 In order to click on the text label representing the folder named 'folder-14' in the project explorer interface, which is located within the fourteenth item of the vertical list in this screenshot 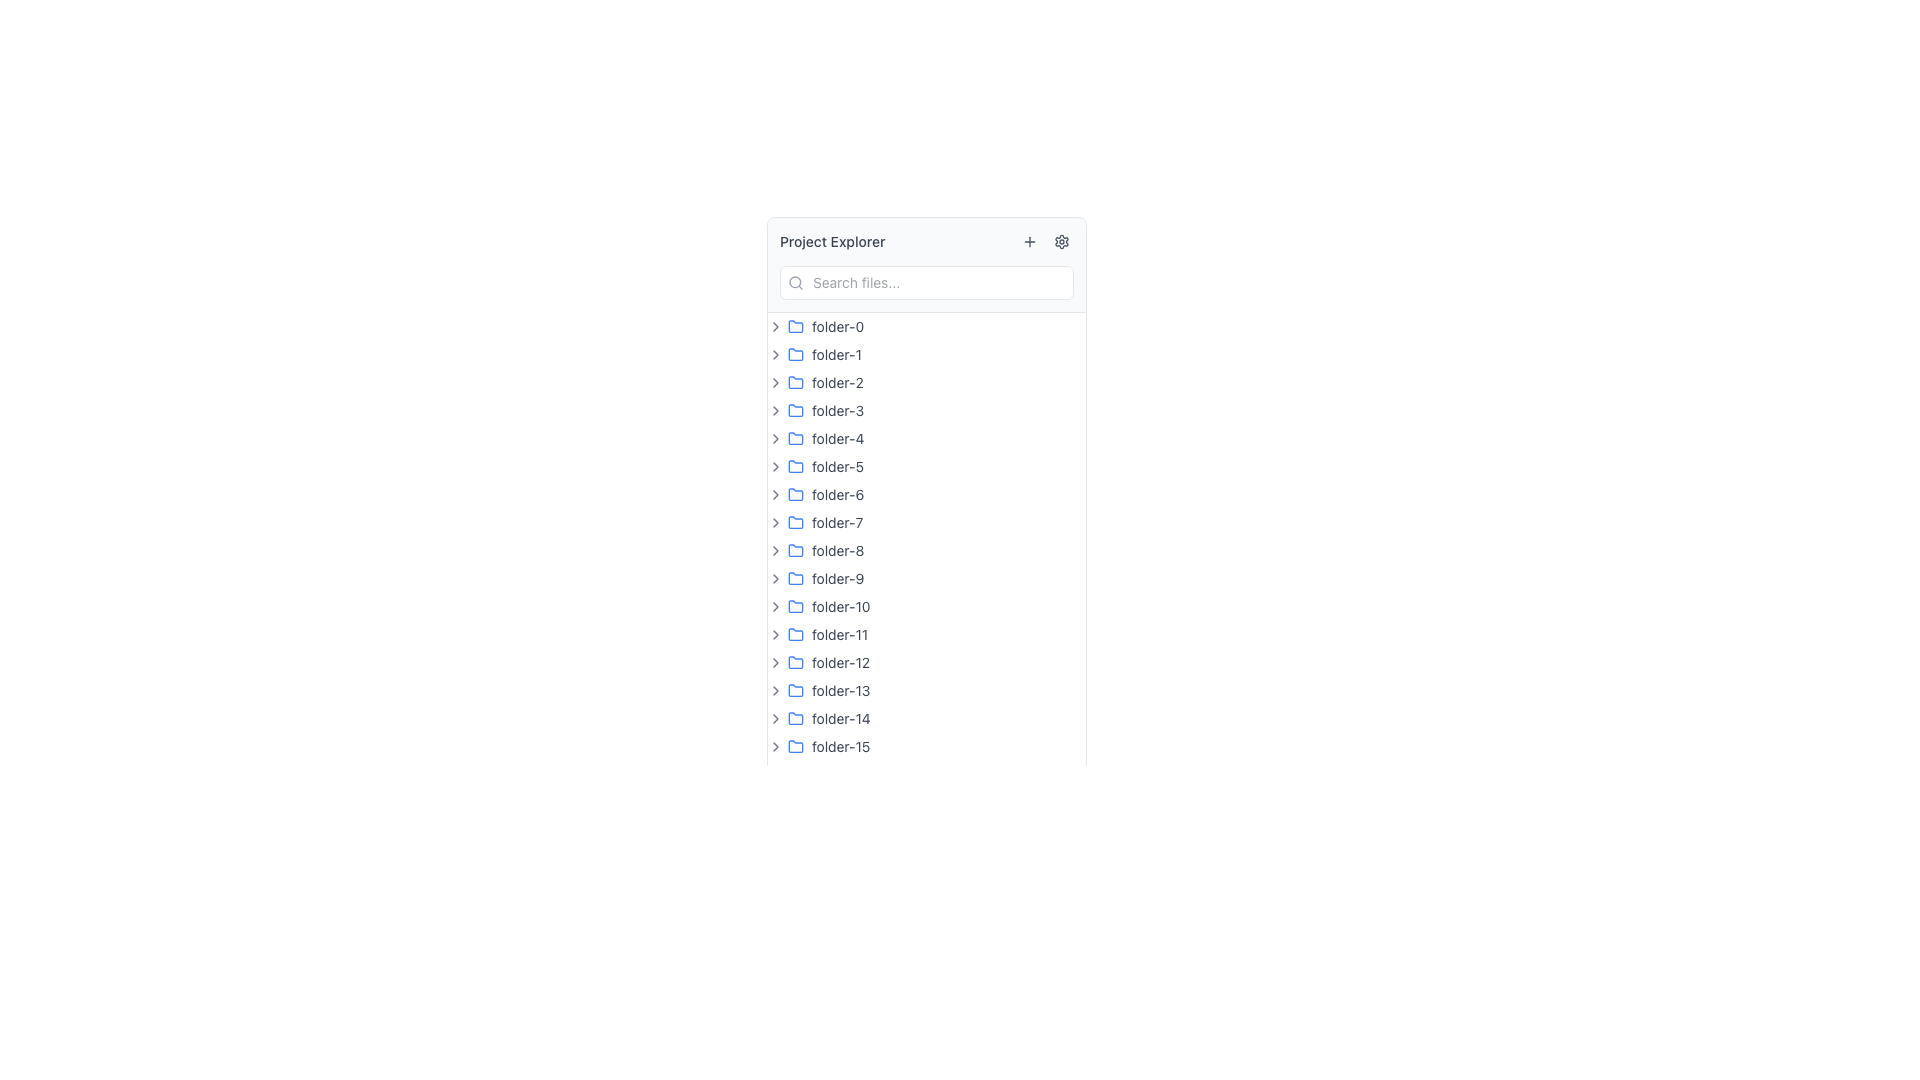, I will do `click(841, 717)`.